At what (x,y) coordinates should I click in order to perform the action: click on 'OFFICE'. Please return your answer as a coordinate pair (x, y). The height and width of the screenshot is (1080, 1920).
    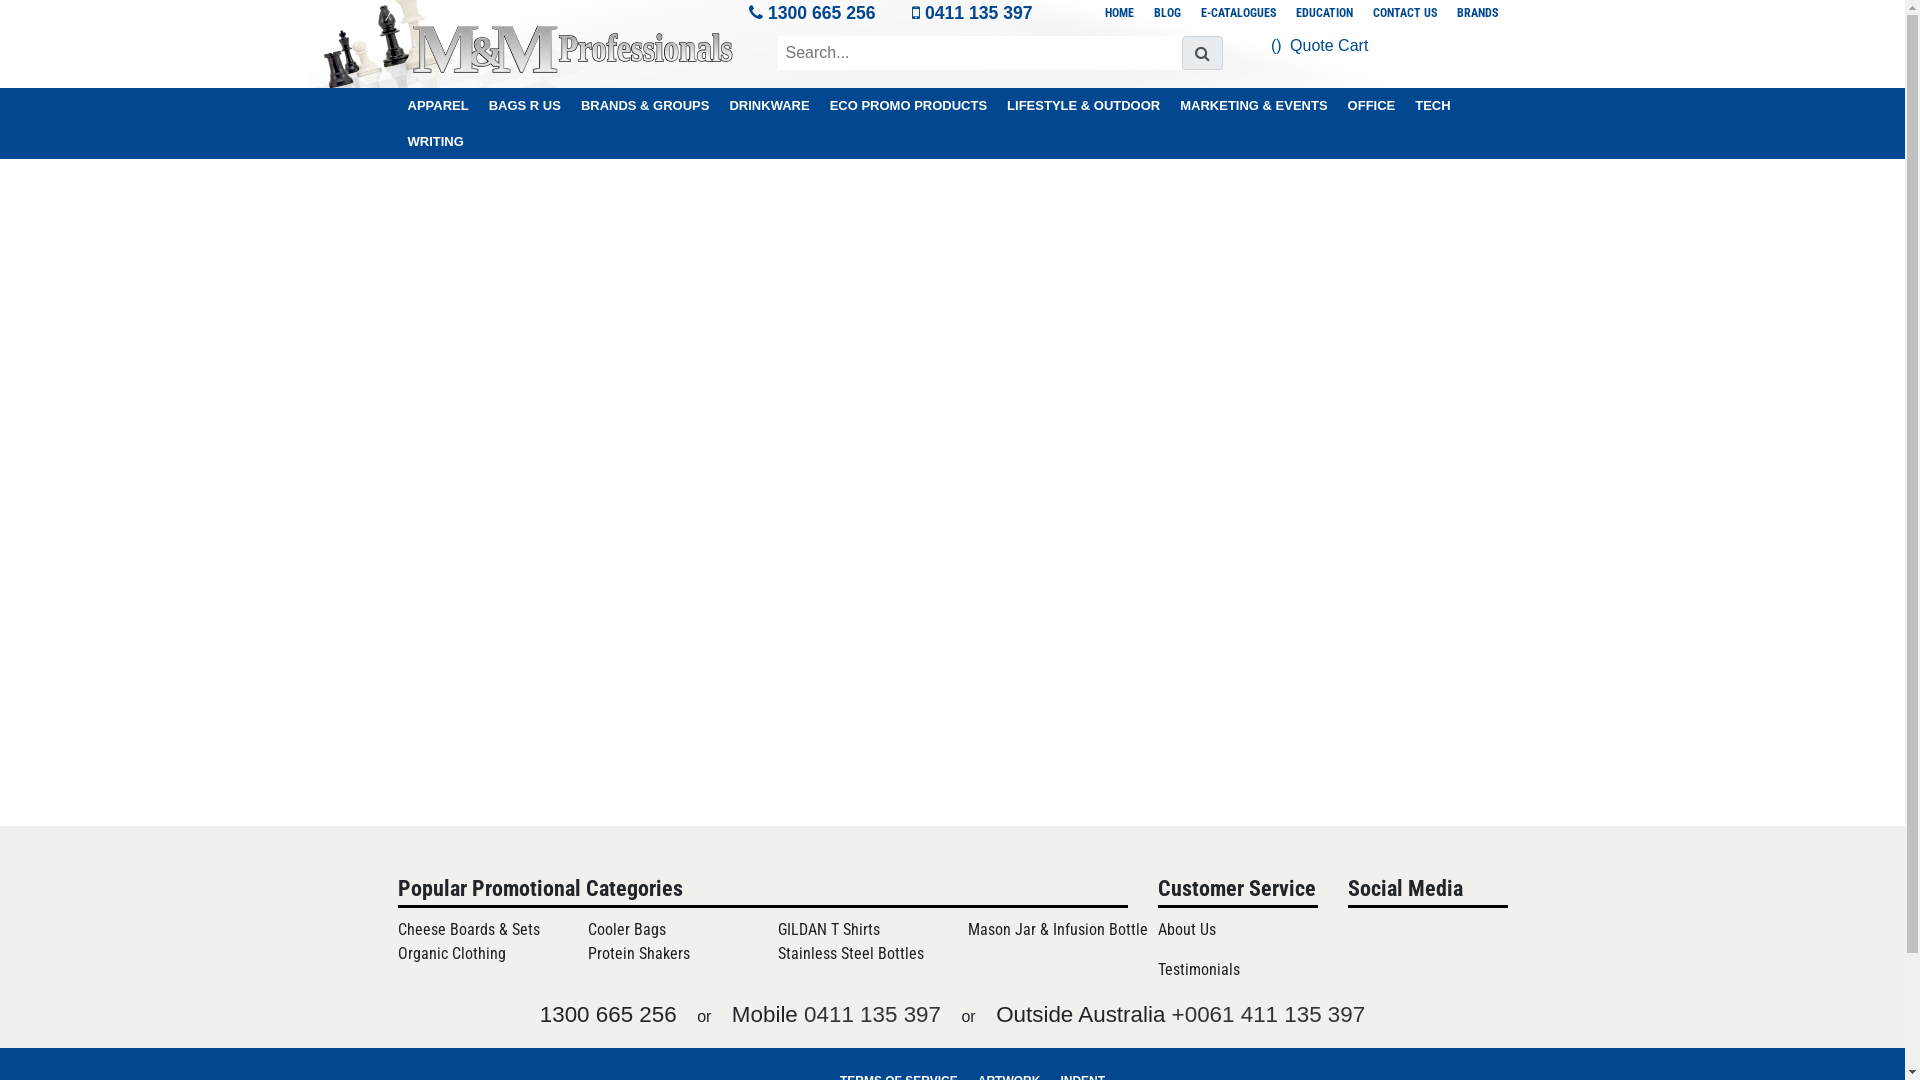
    Looking at the image, I should click on (1371, 105).